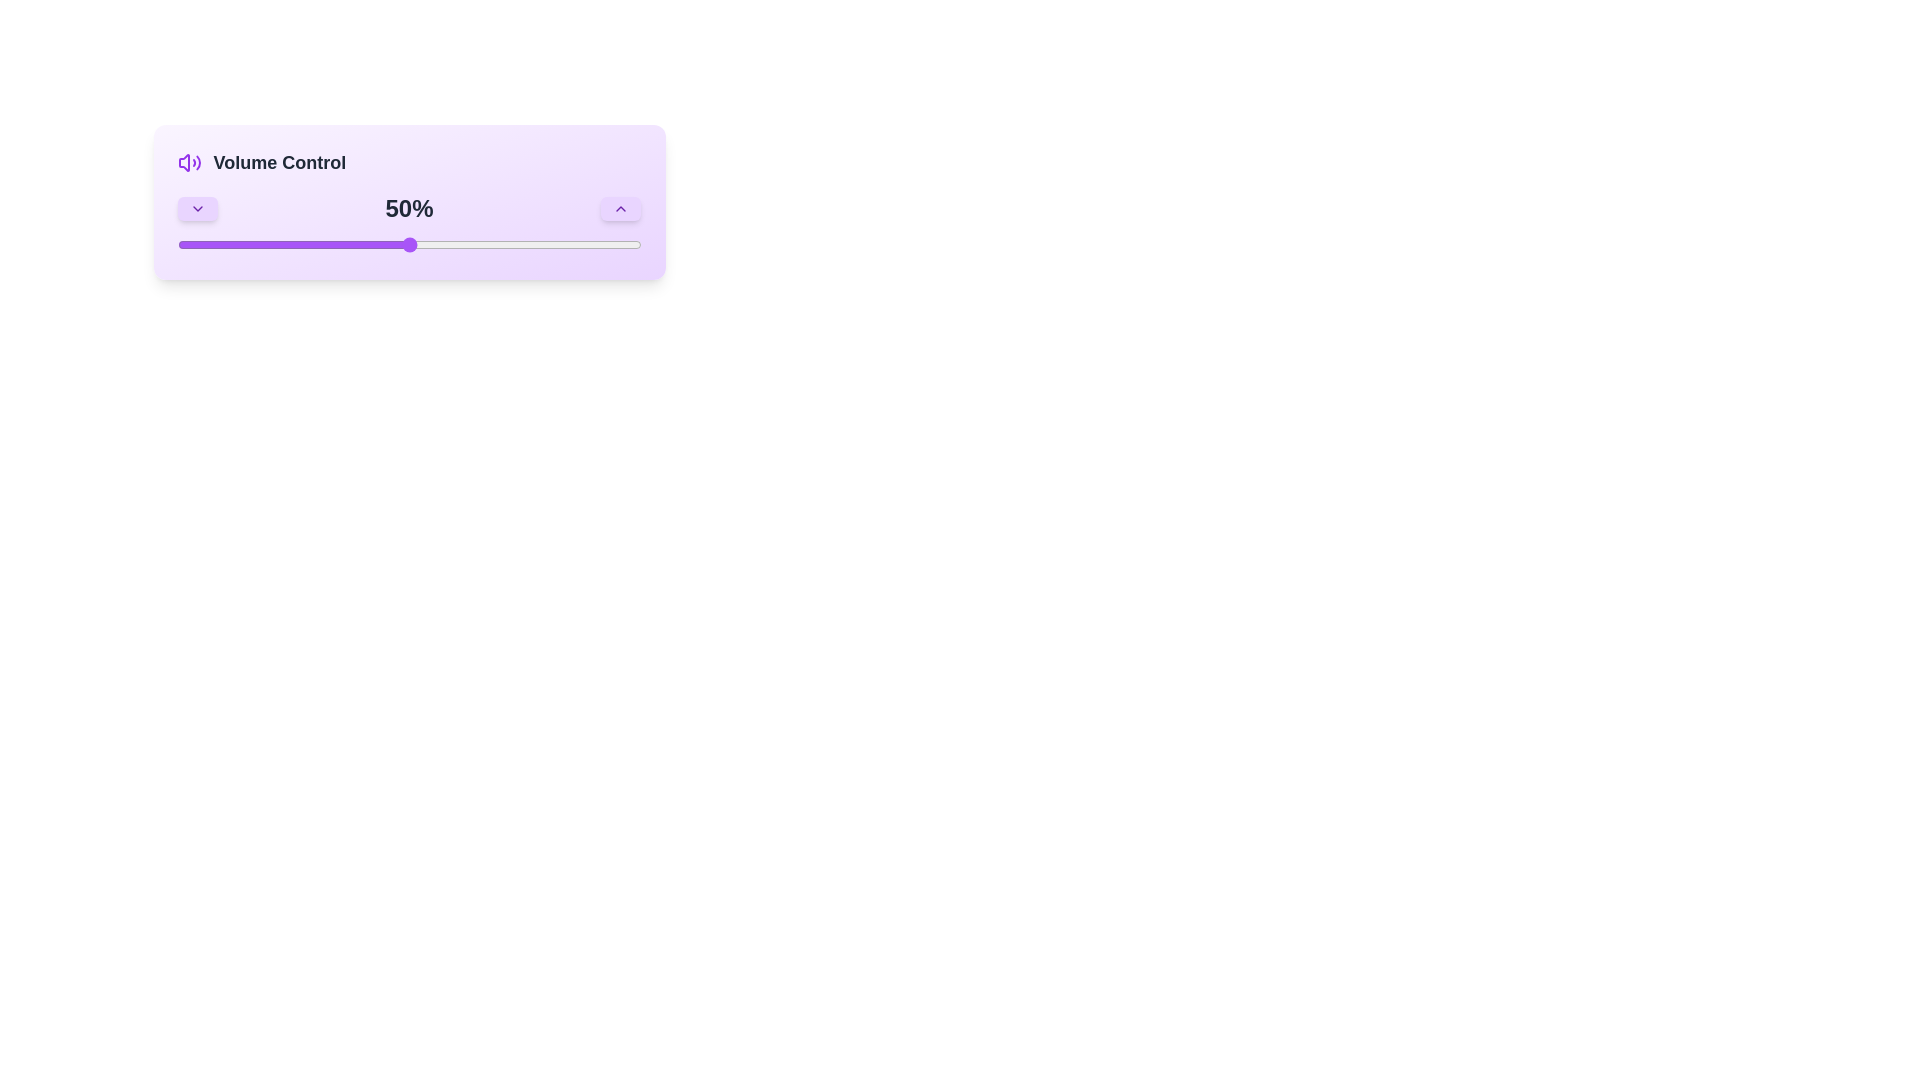  I want to click on the volume slider, so click(502, 244).